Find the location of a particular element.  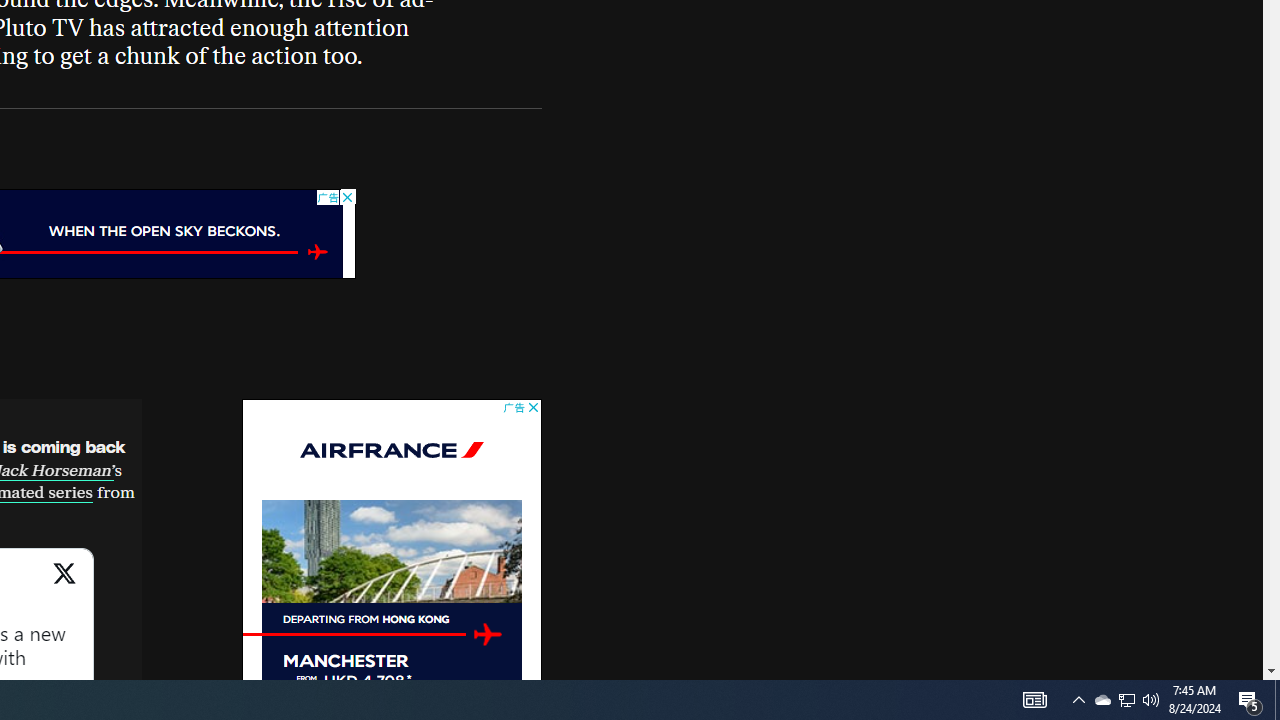

'AutomationID: cbb' is located at coordinates (533, 407).